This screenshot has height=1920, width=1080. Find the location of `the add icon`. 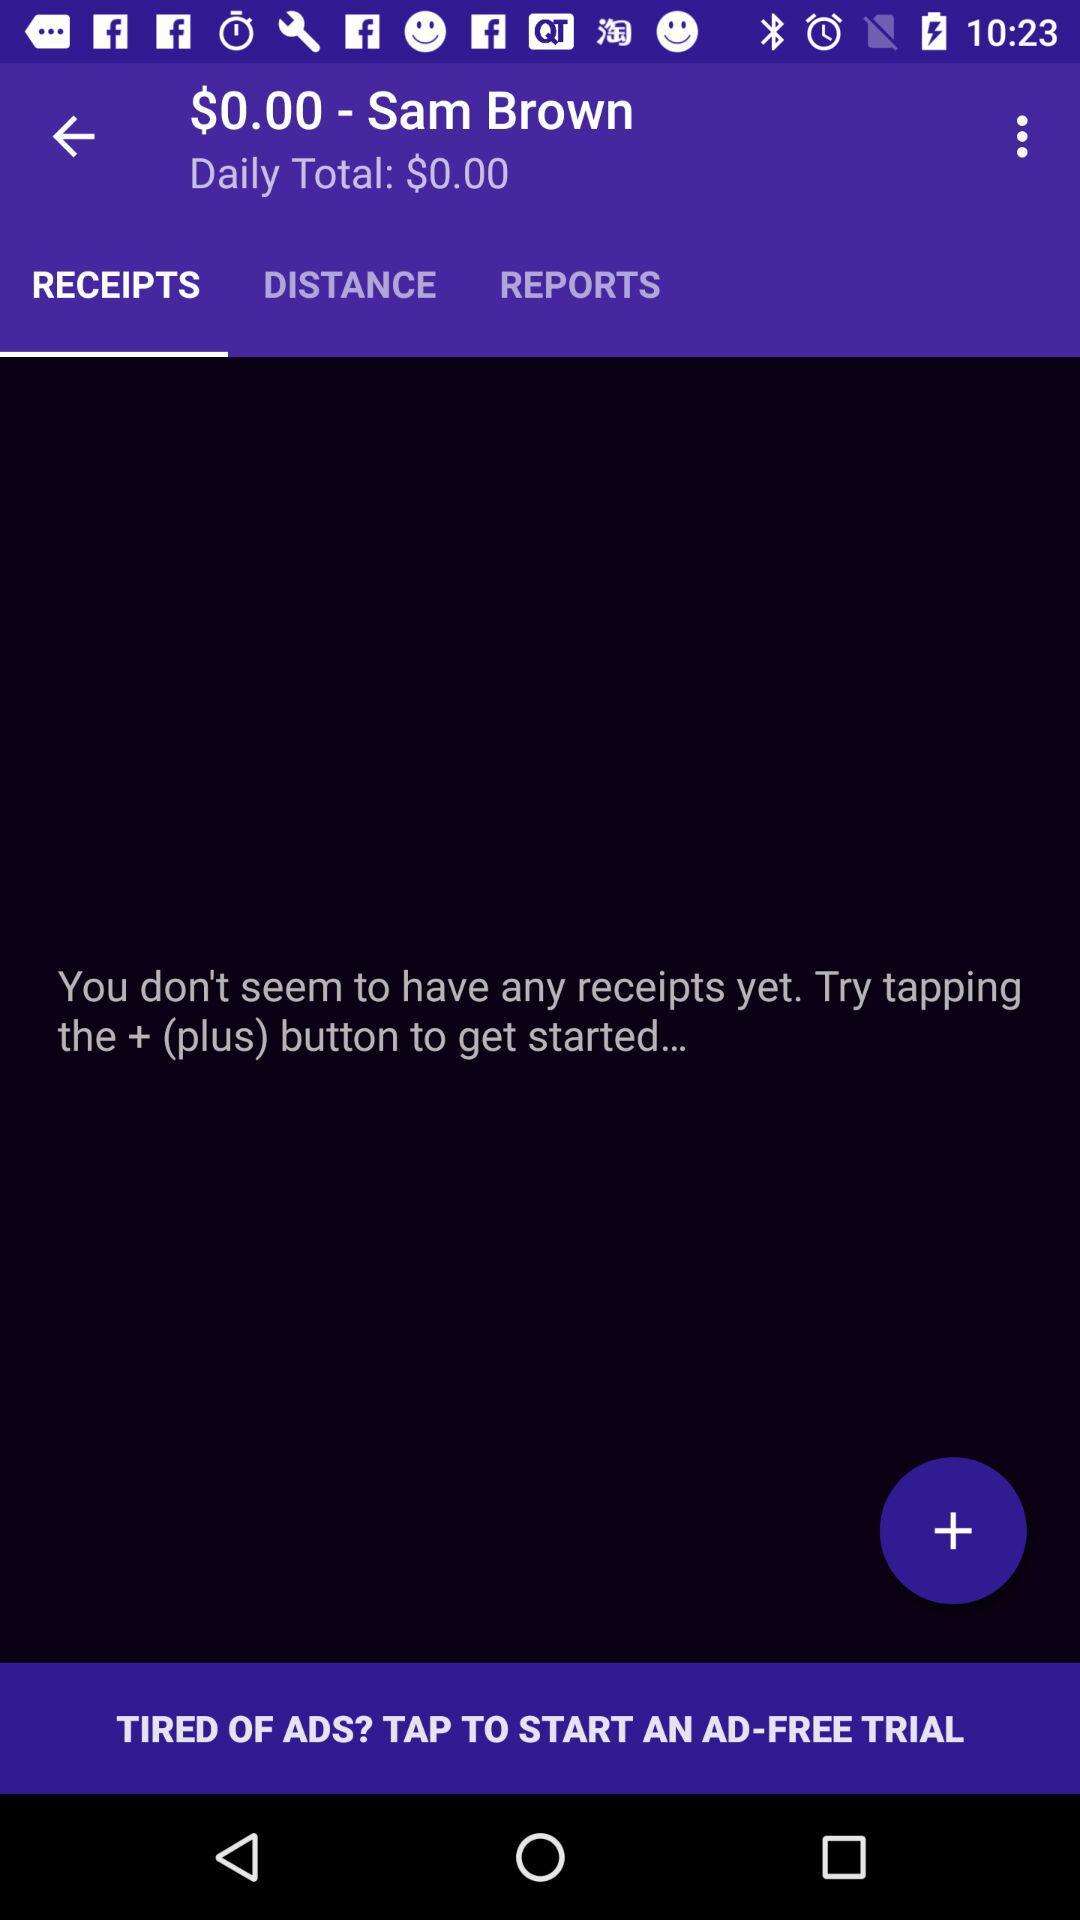

the add icon is located at coordinates (952, 1529).